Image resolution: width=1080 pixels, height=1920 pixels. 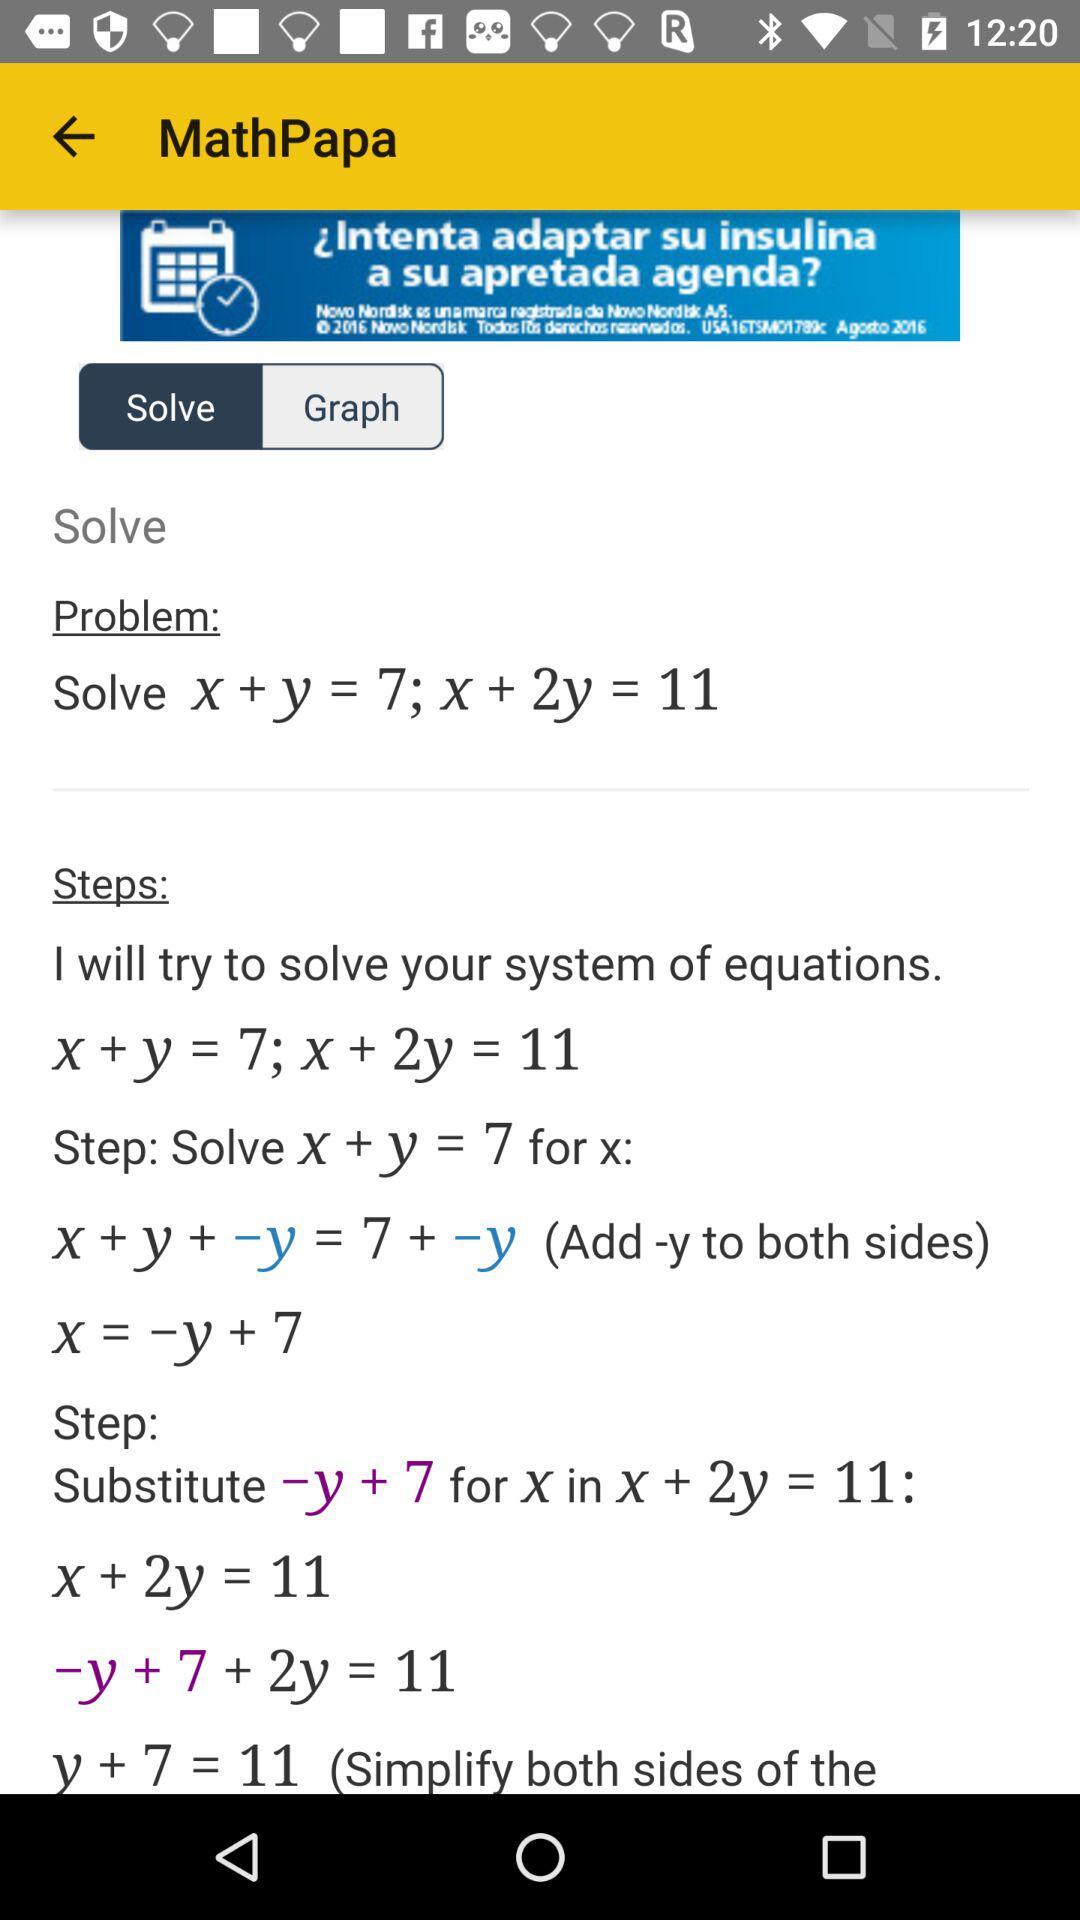 I want to click on advertisement, so click(x=540, y=274).